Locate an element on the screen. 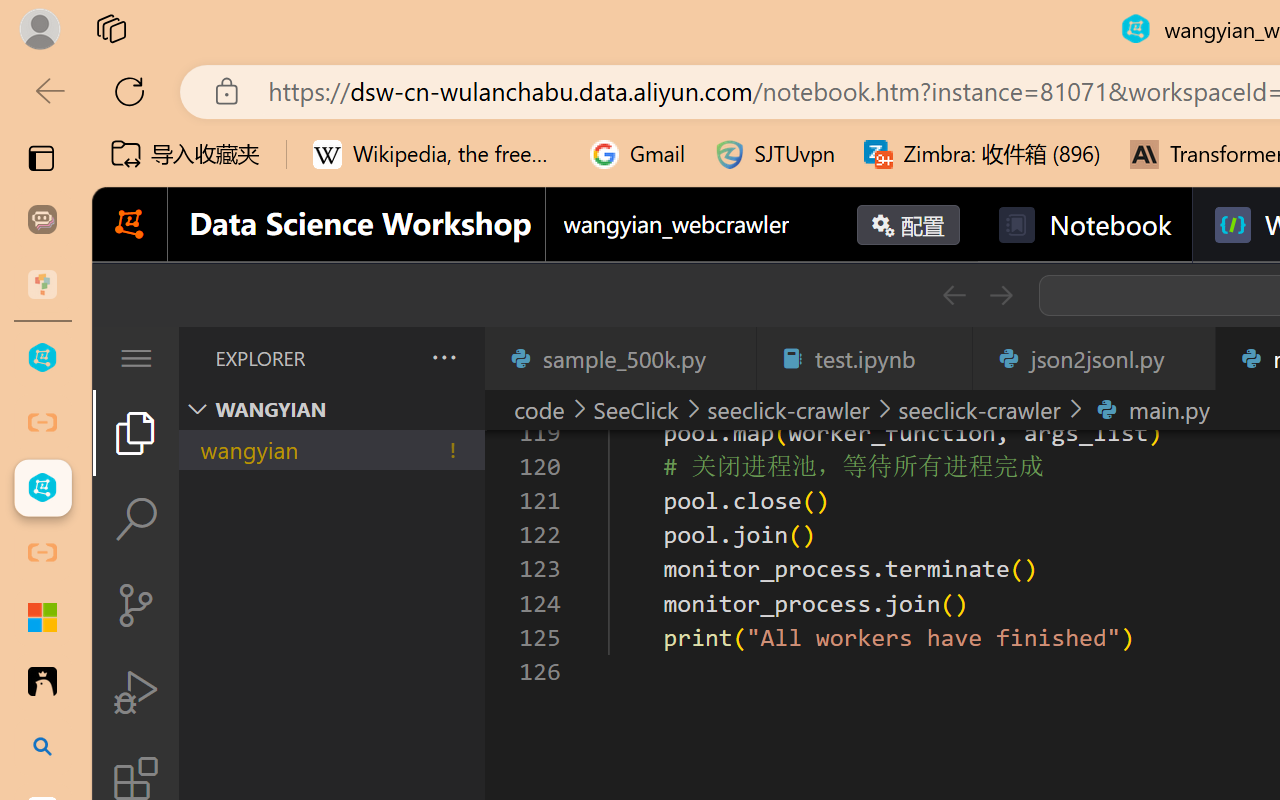 The image size is (1280, 800). 'Run and Debug (Ctrl+Shift+D)' is located at coordinates (134, 692).